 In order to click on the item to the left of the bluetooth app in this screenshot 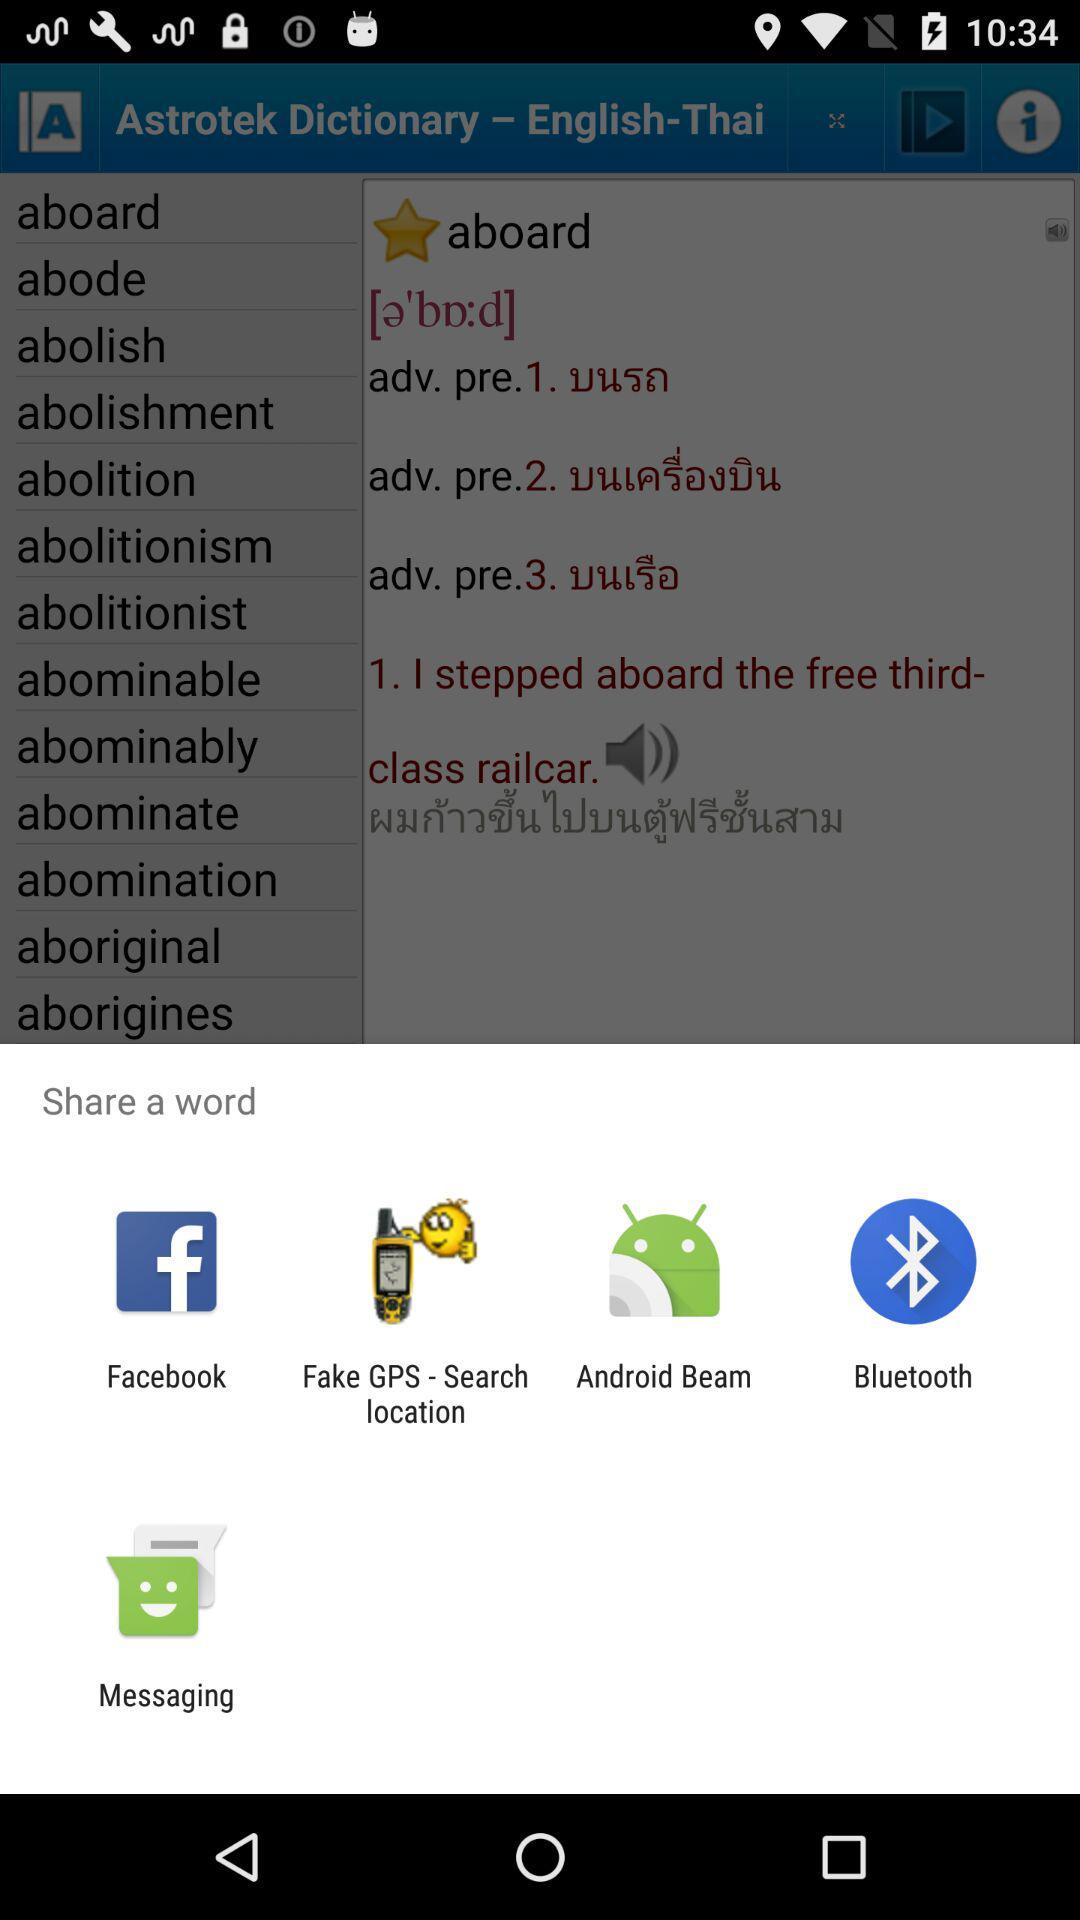, I will do `click(664, 1392)`.